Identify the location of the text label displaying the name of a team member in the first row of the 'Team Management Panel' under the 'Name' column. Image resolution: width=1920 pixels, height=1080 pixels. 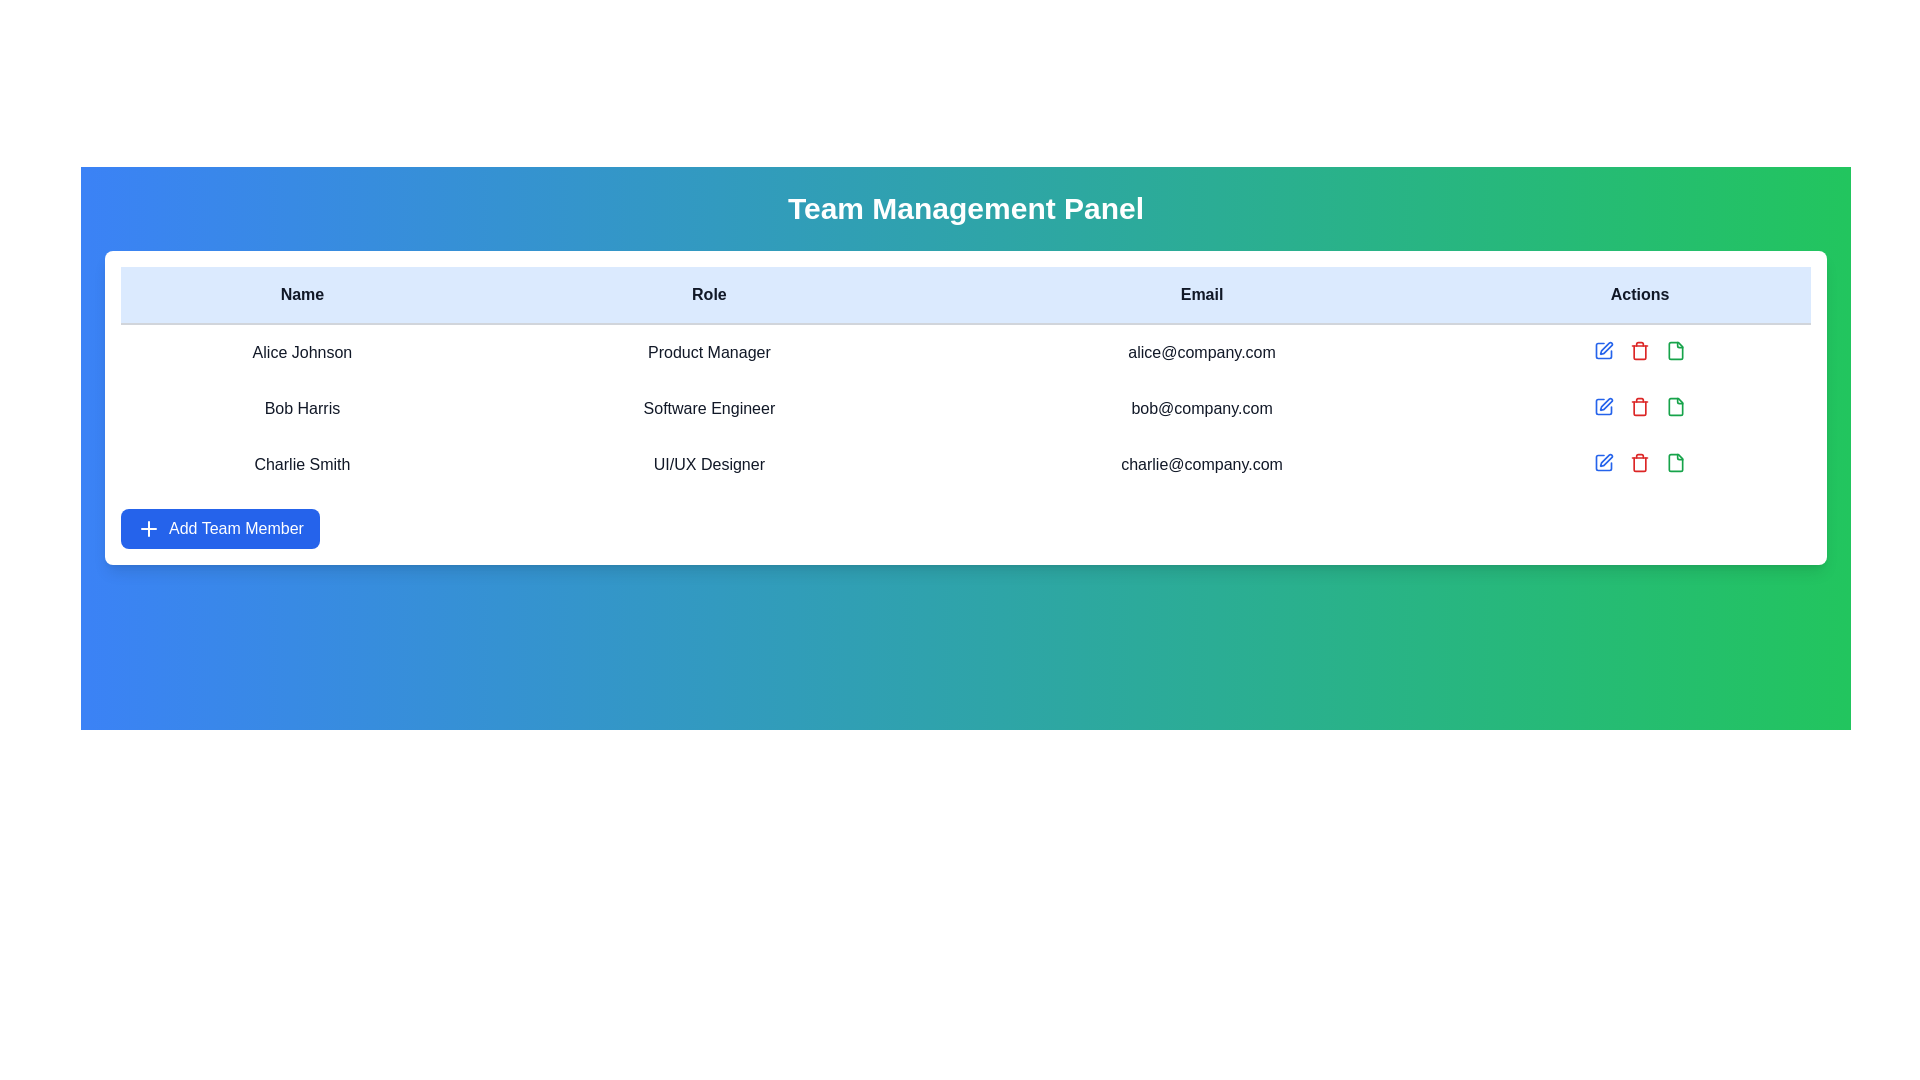
(301, 351).